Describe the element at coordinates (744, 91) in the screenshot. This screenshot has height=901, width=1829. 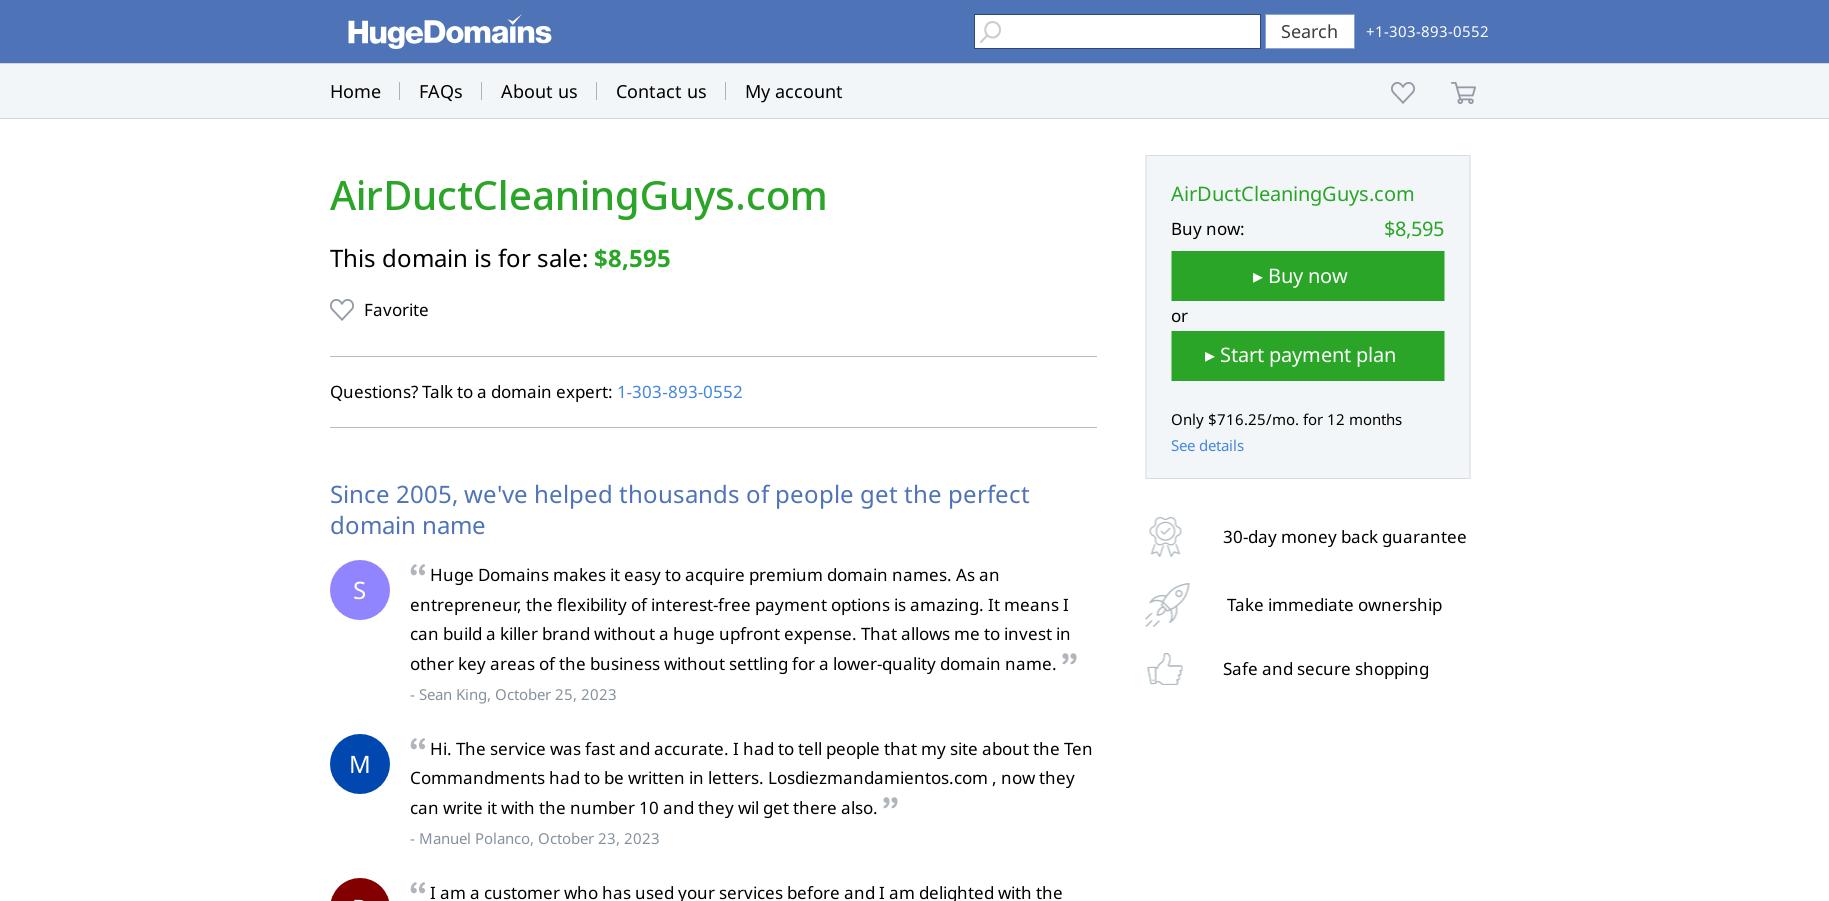
I see `'My account'` at that location.